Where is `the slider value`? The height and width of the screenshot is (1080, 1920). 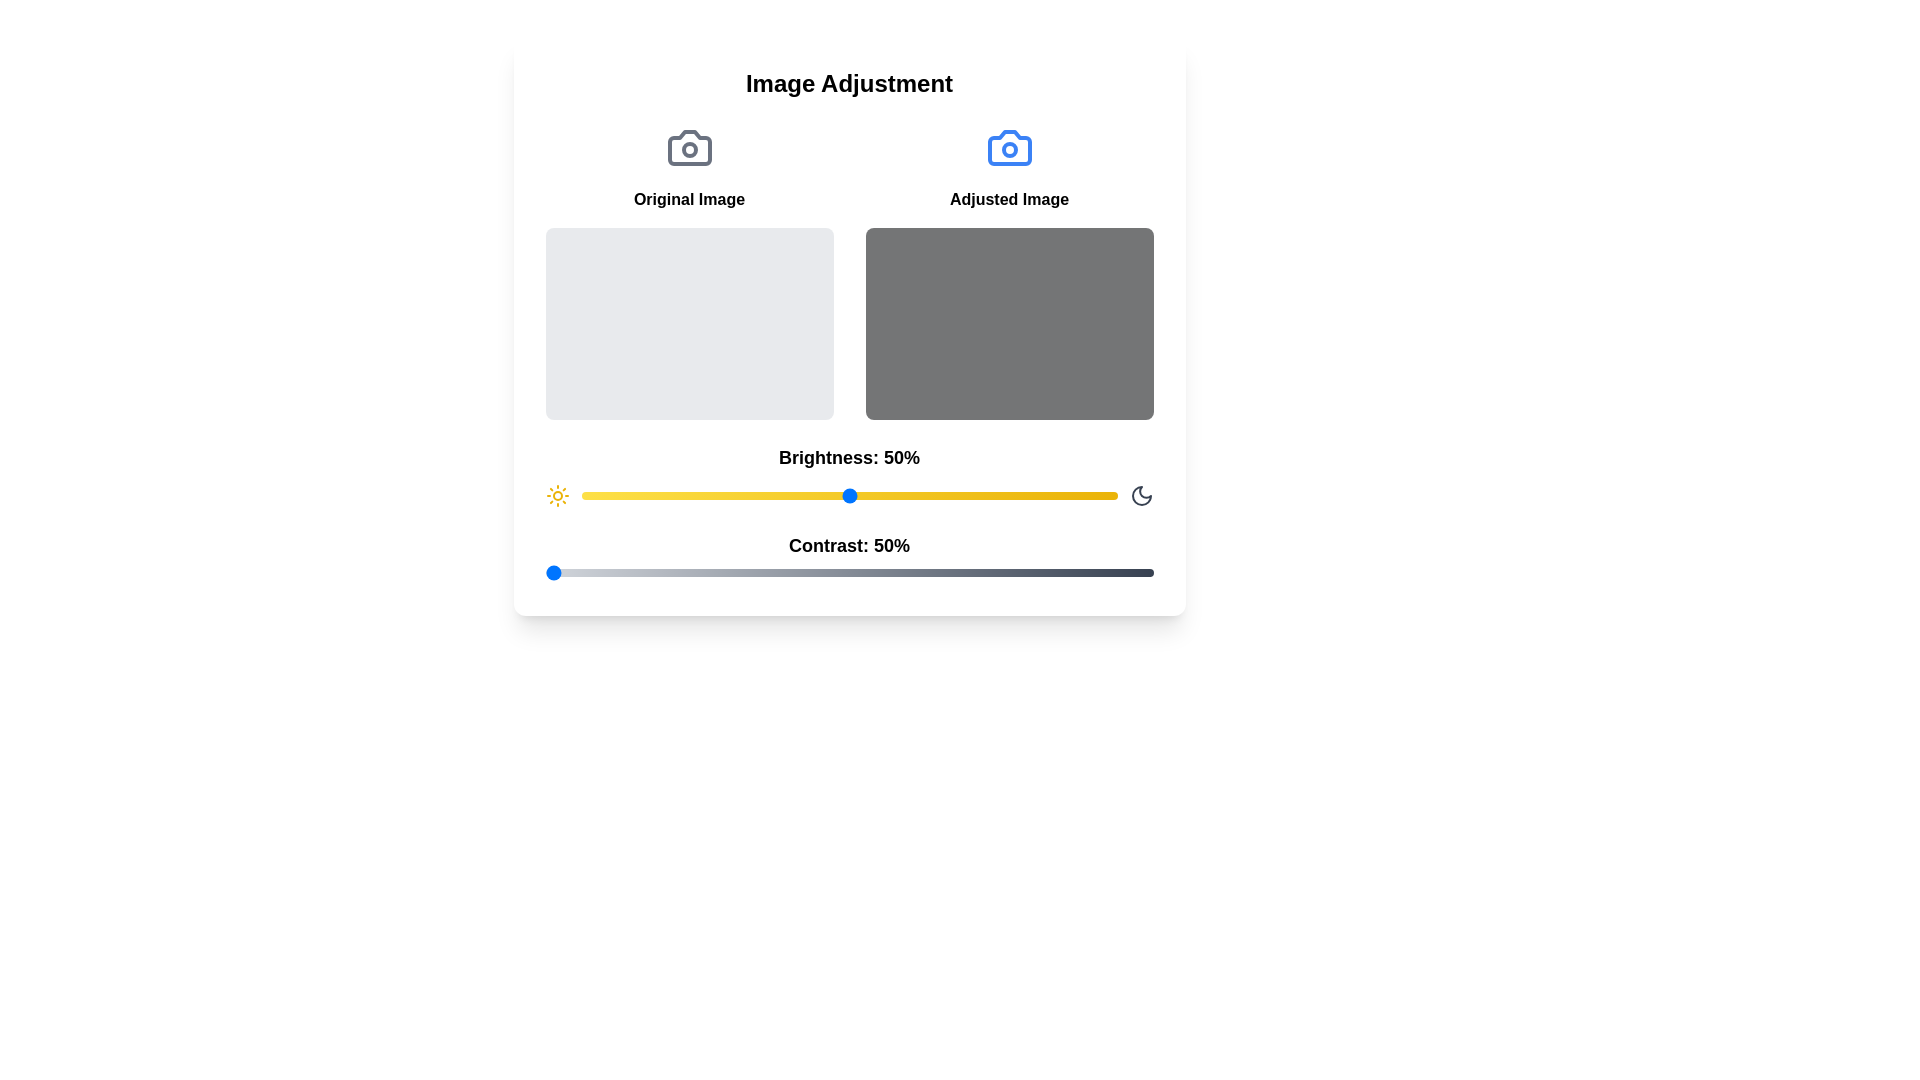
the slider value is located at coordinates (677, 495).